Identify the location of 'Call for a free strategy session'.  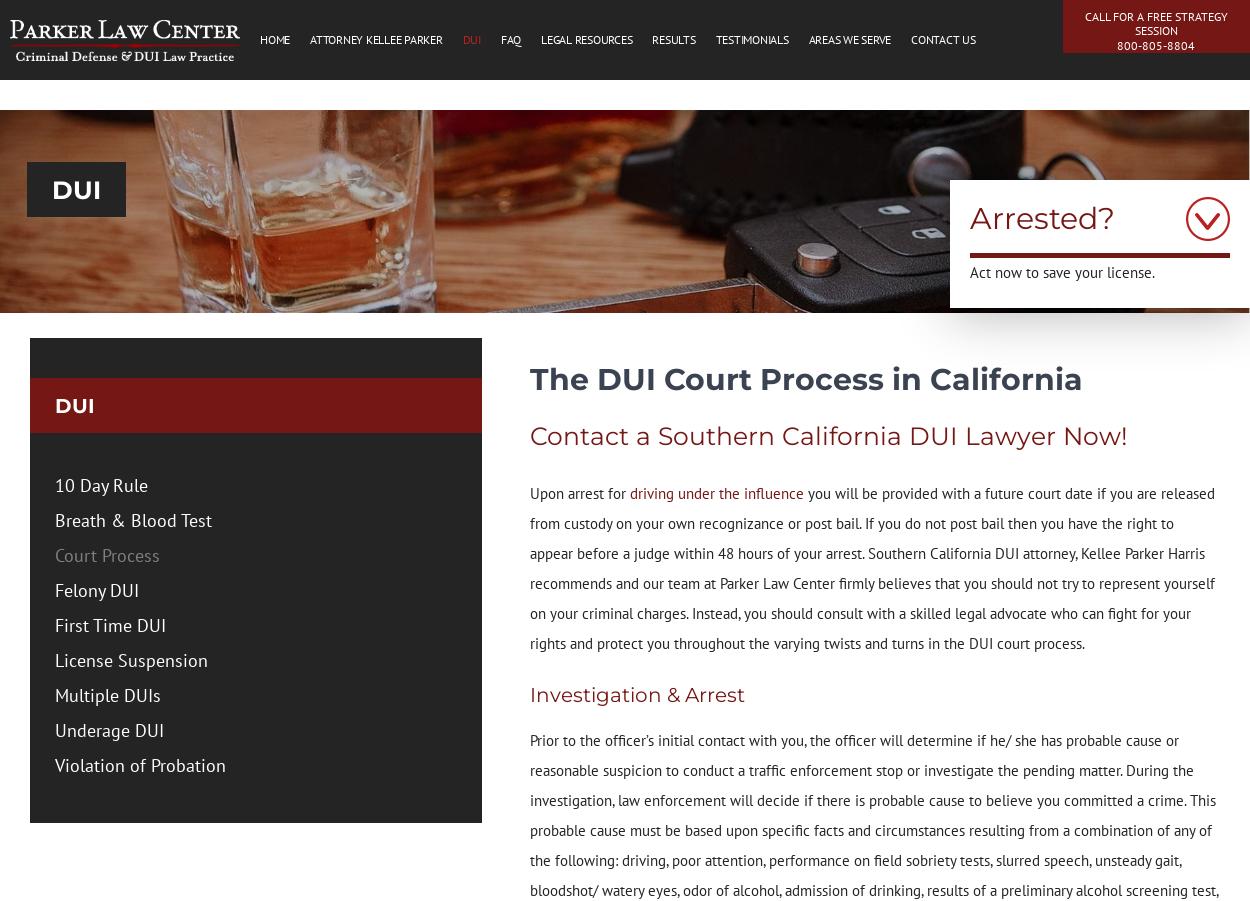
(1083, 22).